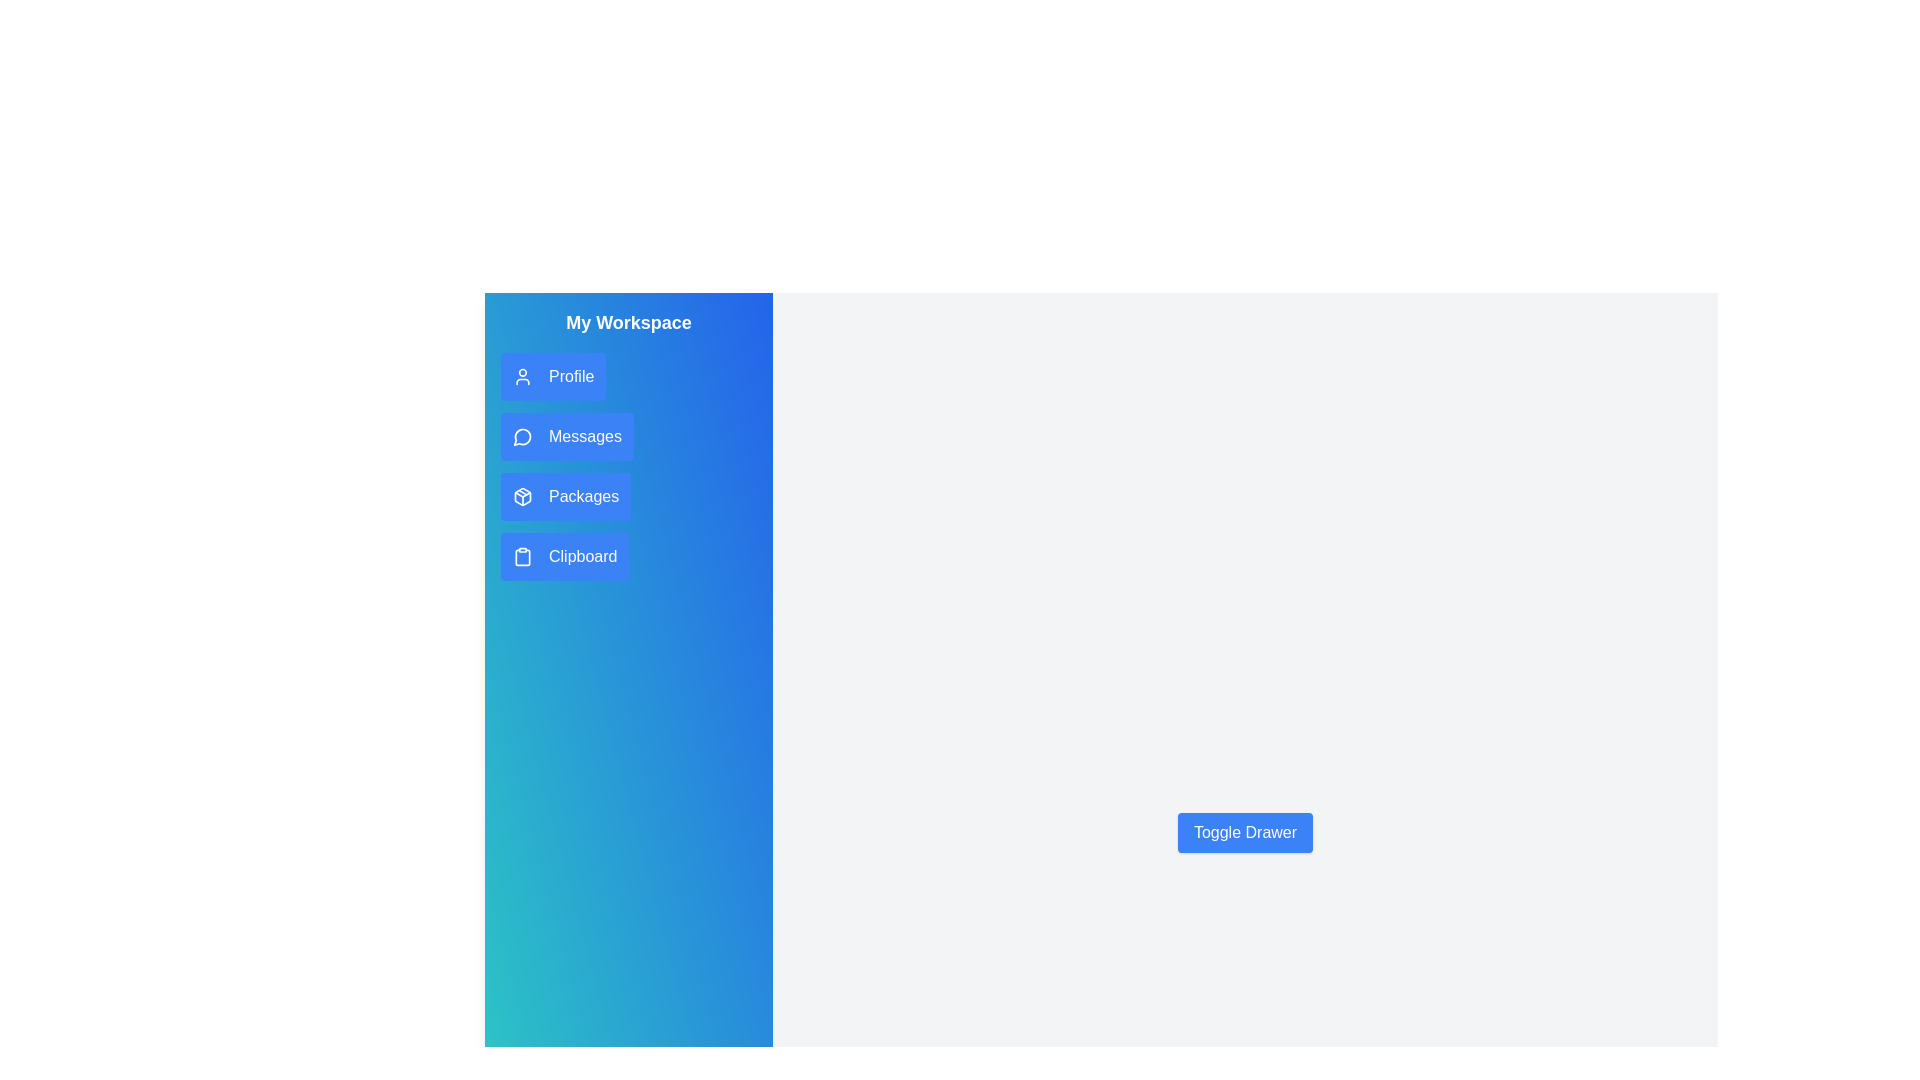 The image size is (1920, 1080). Describe the element at coordinates (565, 496) in the screenshot. I see `the 'Packages' button in the drawer` at that location.